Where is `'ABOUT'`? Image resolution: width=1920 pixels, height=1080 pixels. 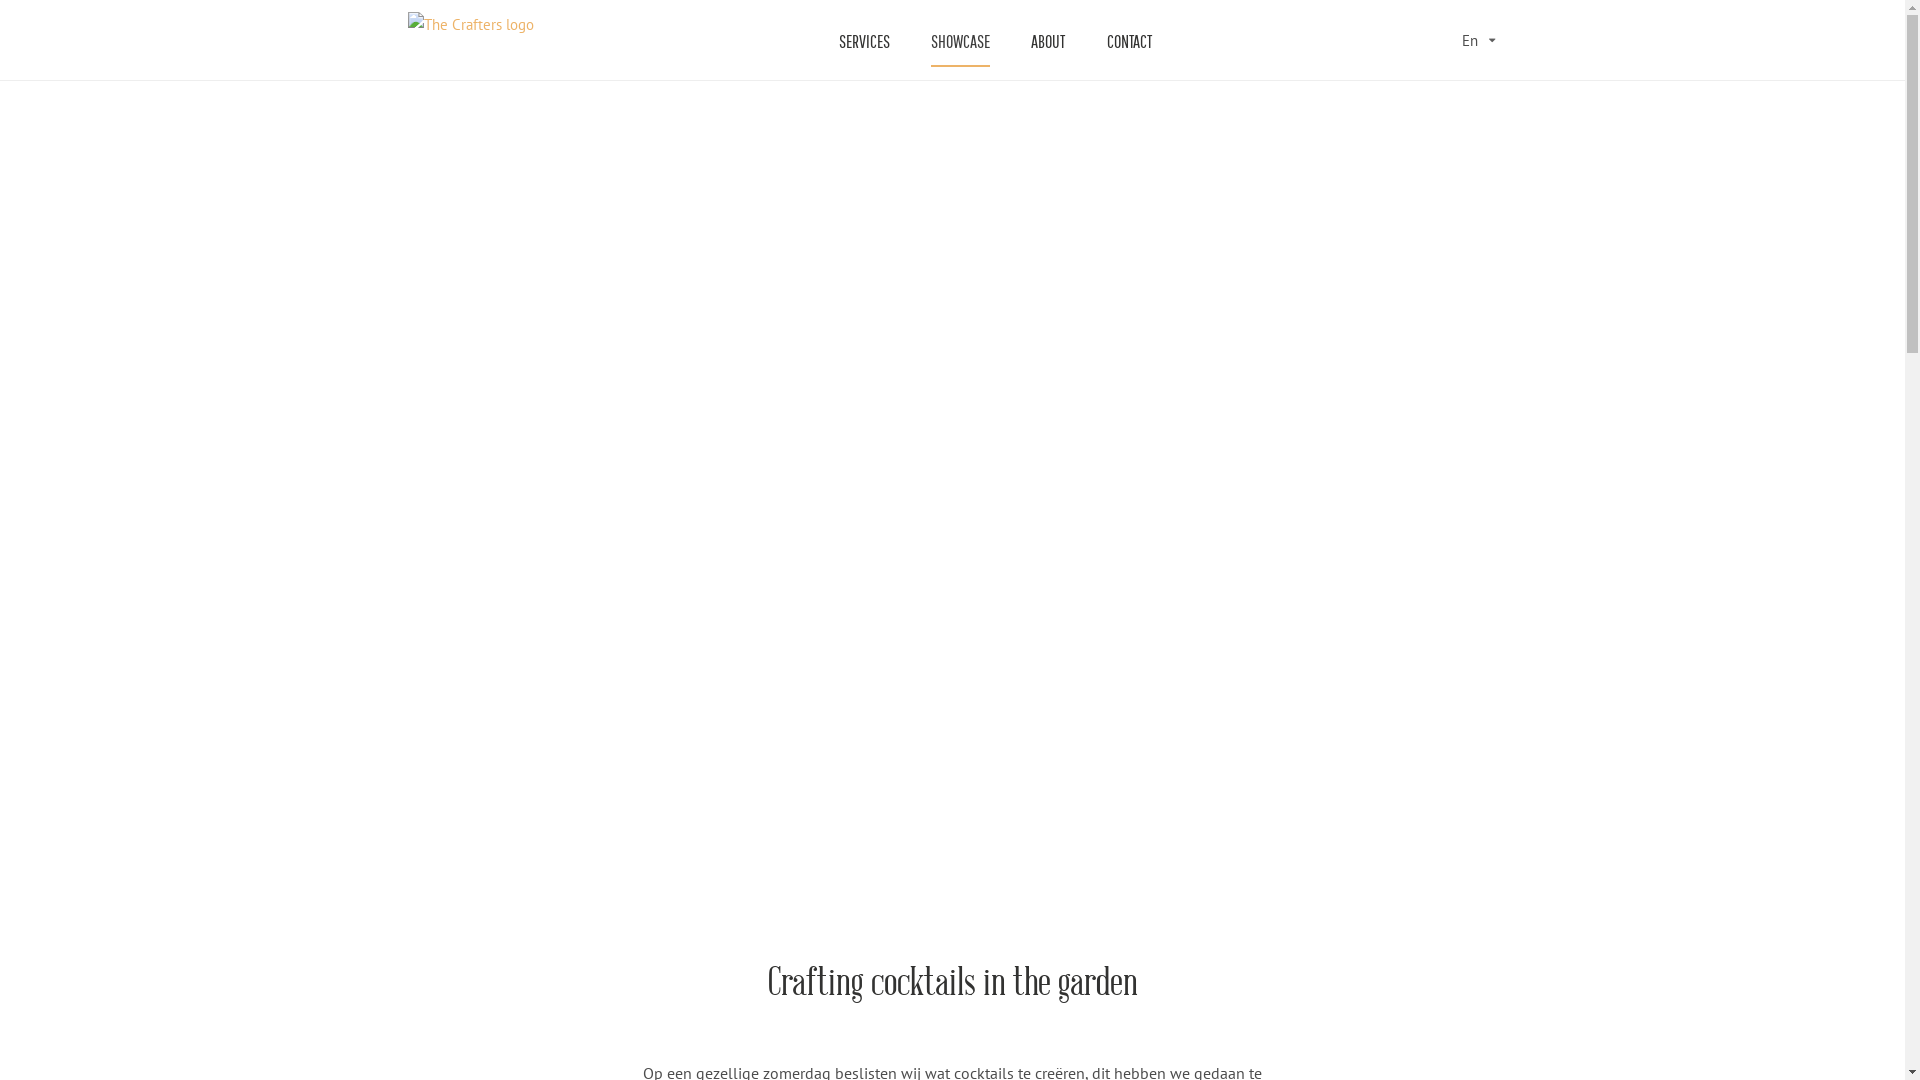 'ABOUT' is located at coordinates (1047, 41).